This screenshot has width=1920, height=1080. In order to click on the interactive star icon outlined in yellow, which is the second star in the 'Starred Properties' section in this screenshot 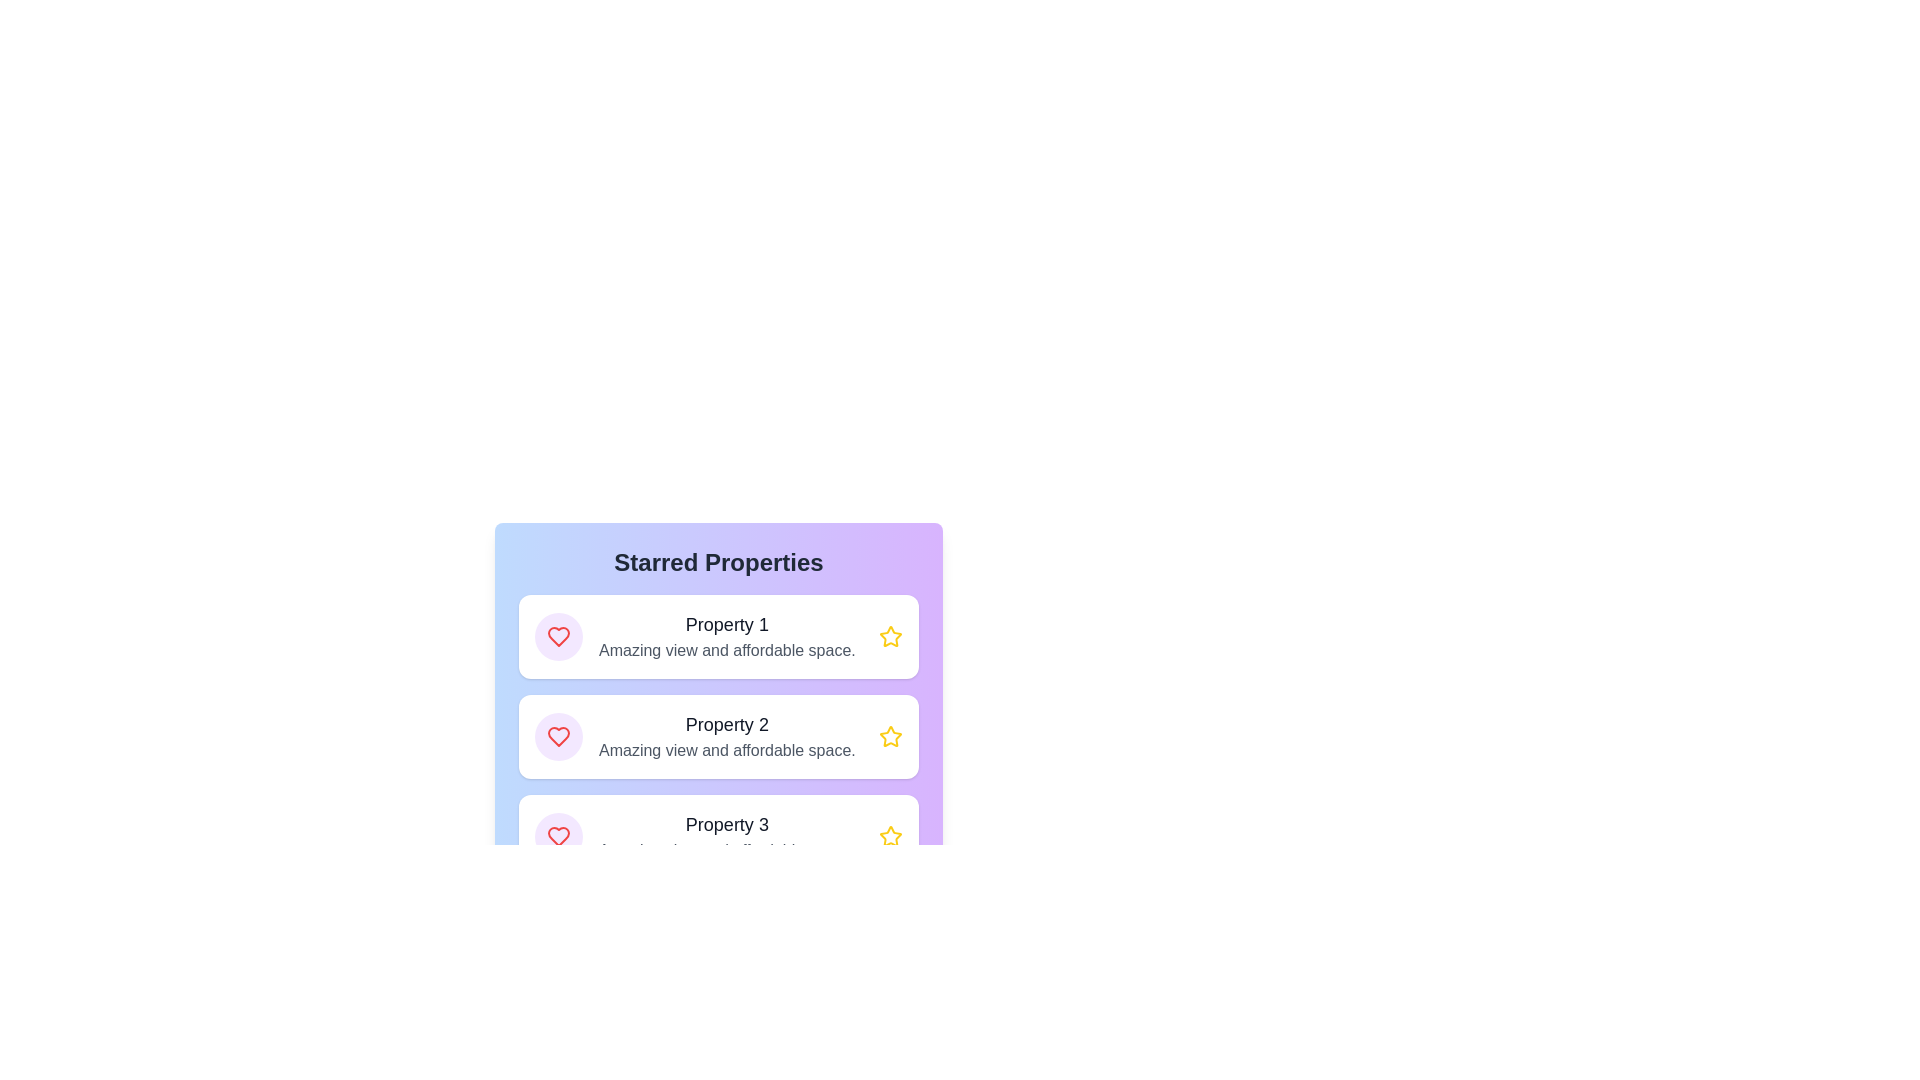, I will do `click(890, 736)`.